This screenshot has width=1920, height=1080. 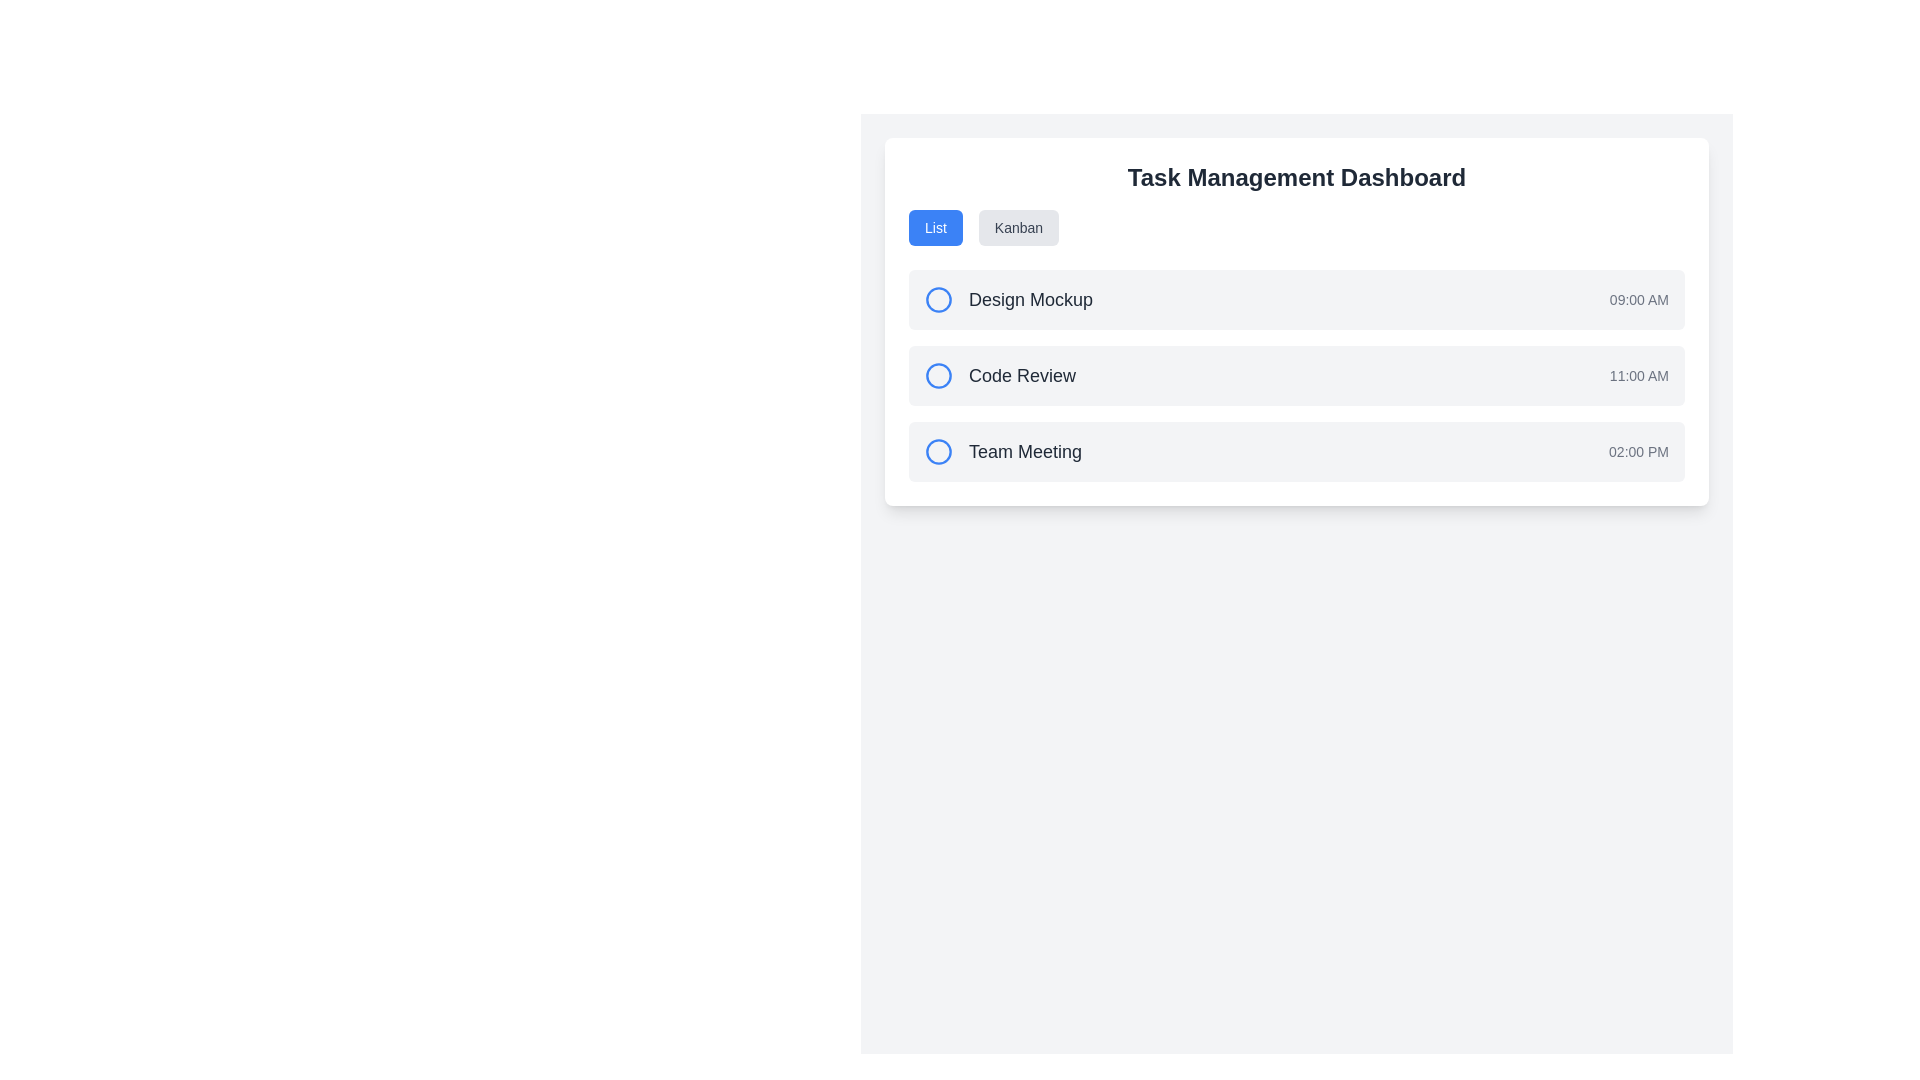 I want to click on the first button in the horizontal group at the top-left side of the card to switch to 'List' mode, so click(x=934, y=226).